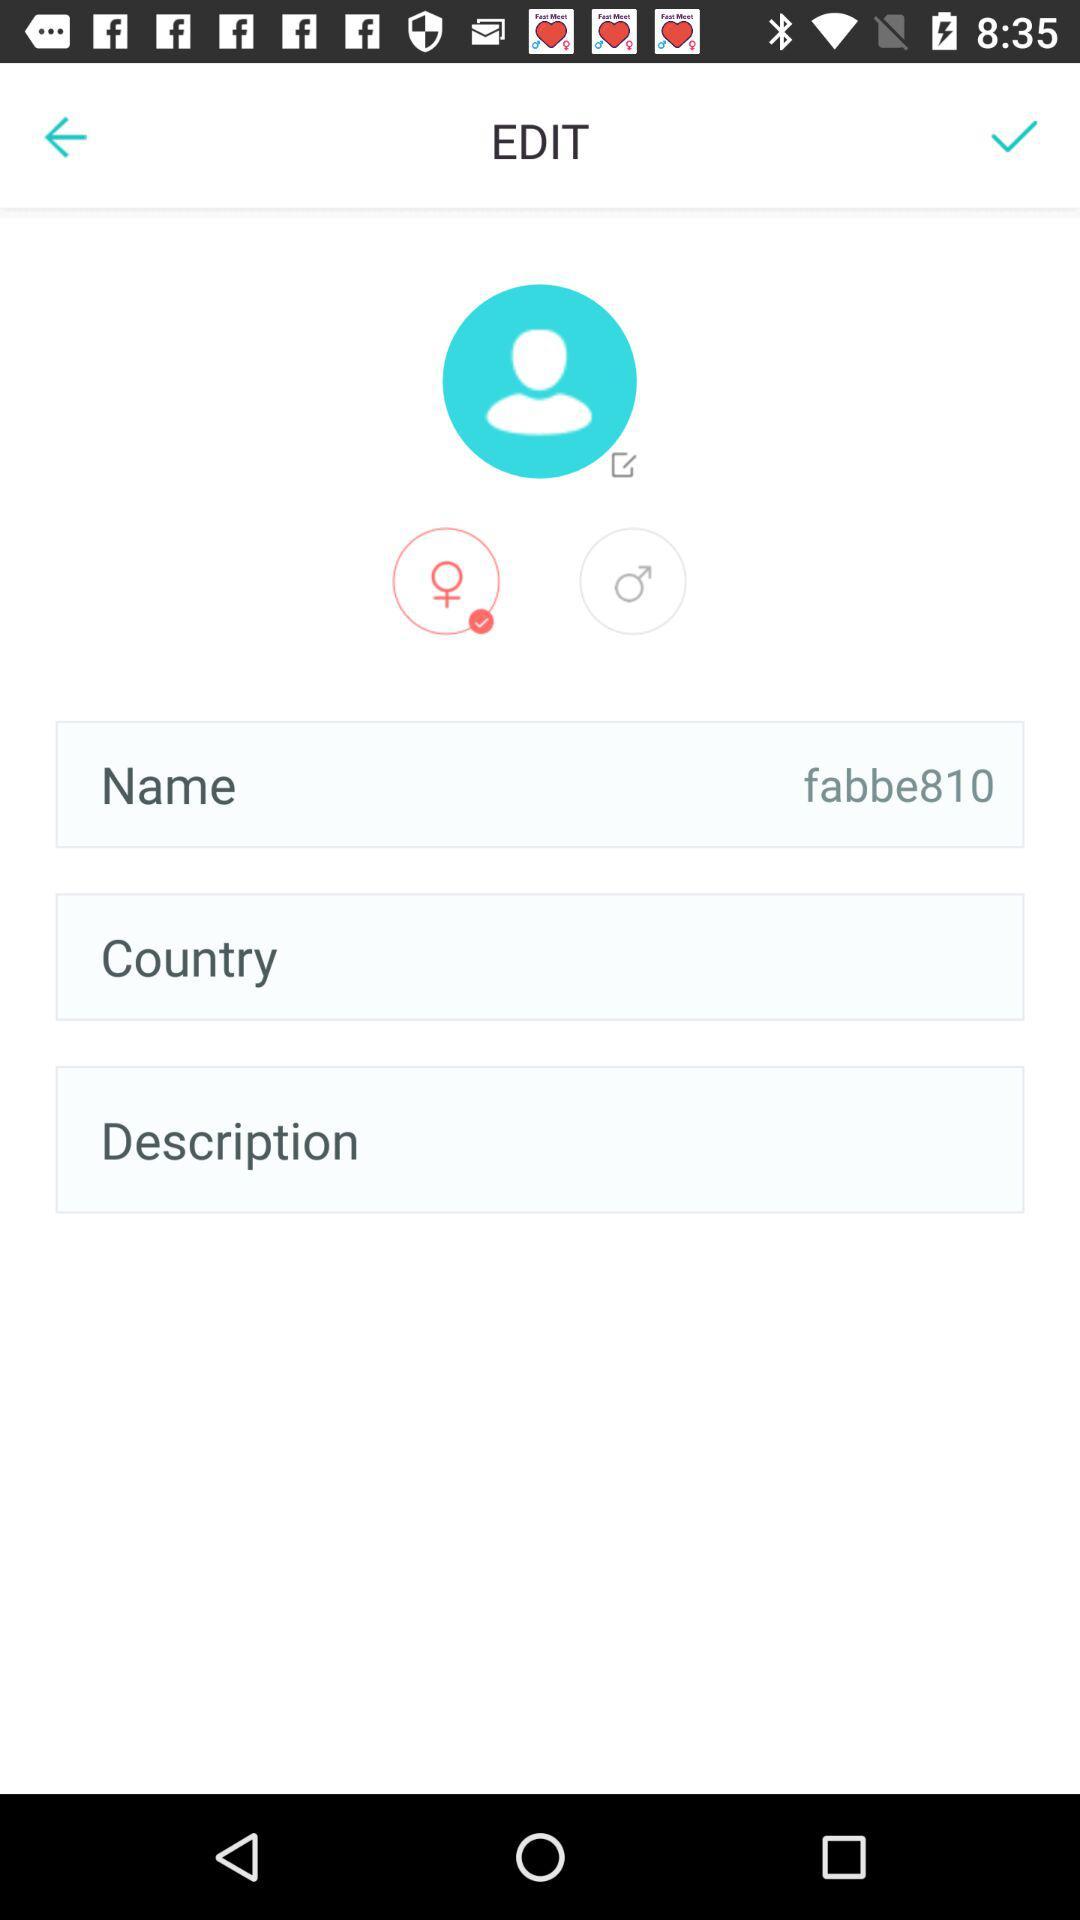 This screenshot has width=1080, height=1920. Describe the element at coordinates (898, 783) in the screenshot. I see `the item on the right` at that location.